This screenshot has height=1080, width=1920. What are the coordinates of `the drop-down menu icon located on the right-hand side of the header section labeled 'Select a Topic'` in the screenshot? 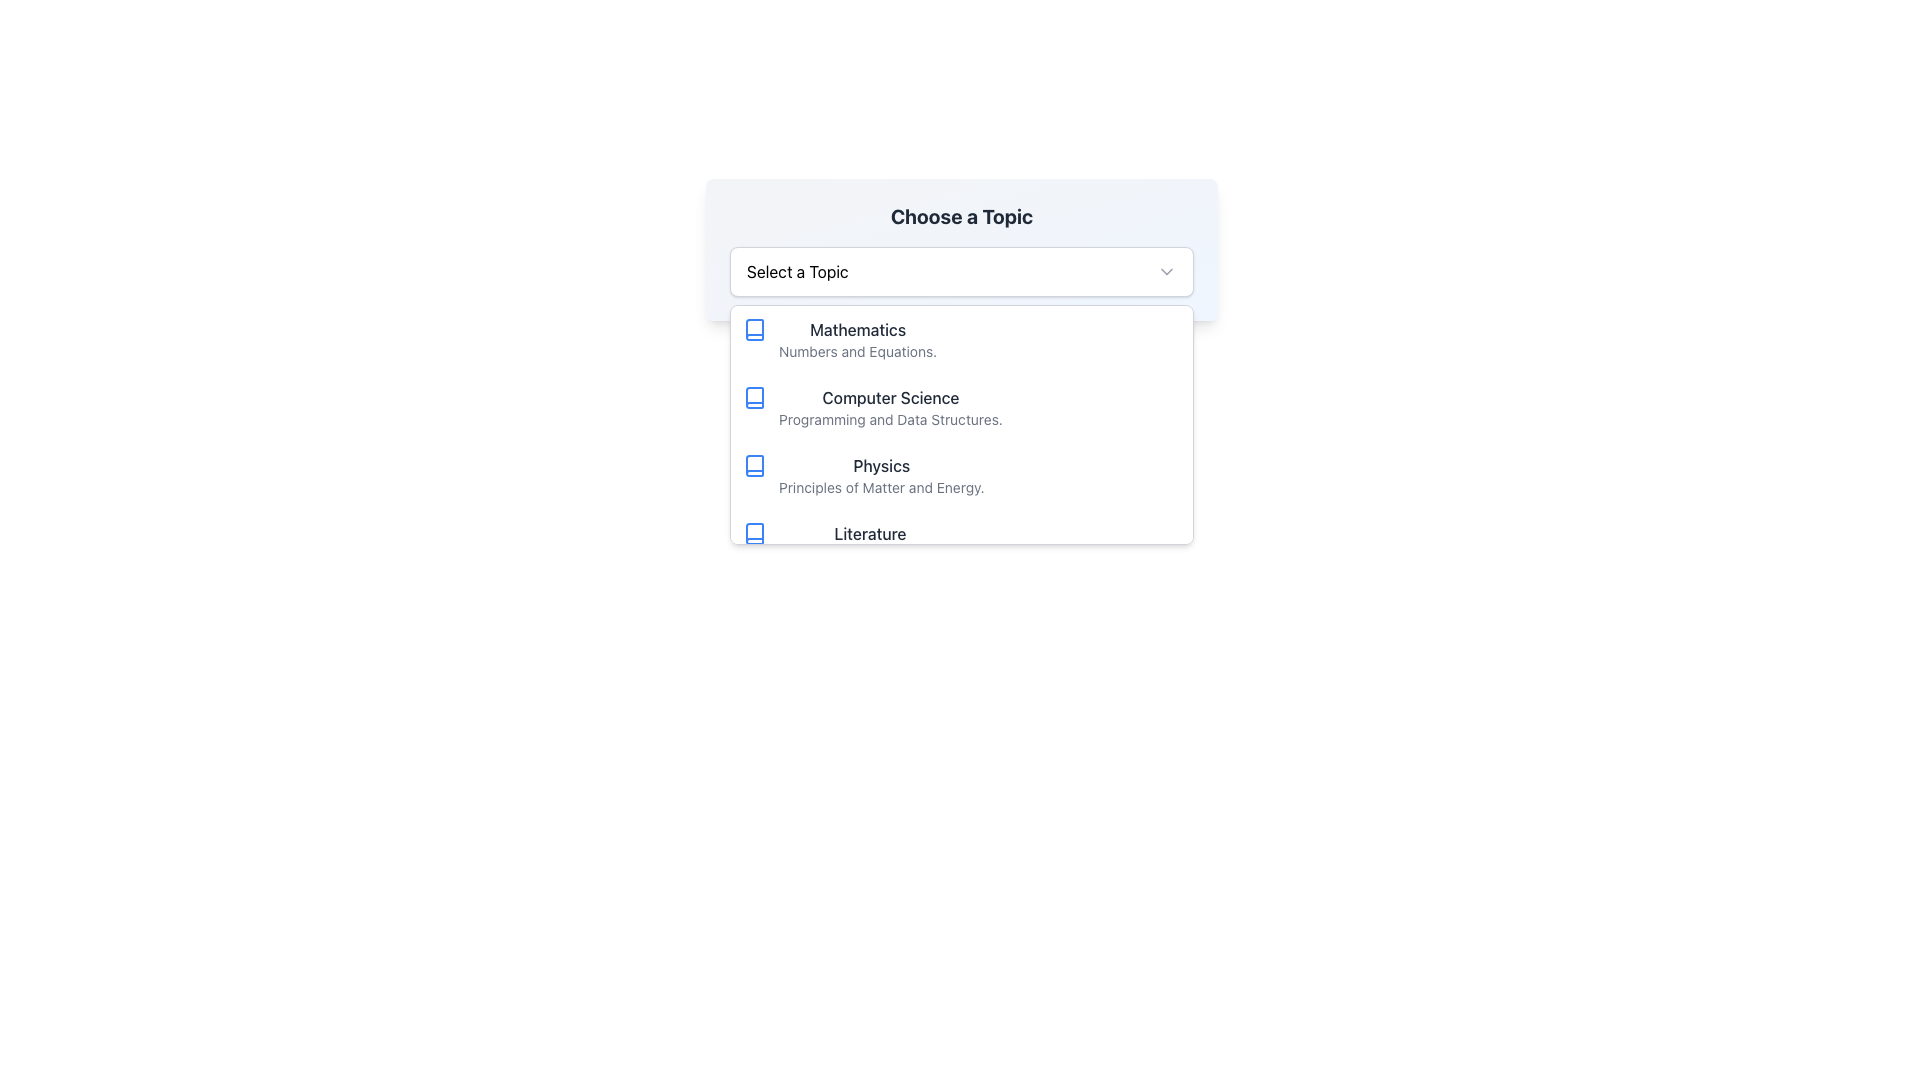 It's located at (1166, 272).